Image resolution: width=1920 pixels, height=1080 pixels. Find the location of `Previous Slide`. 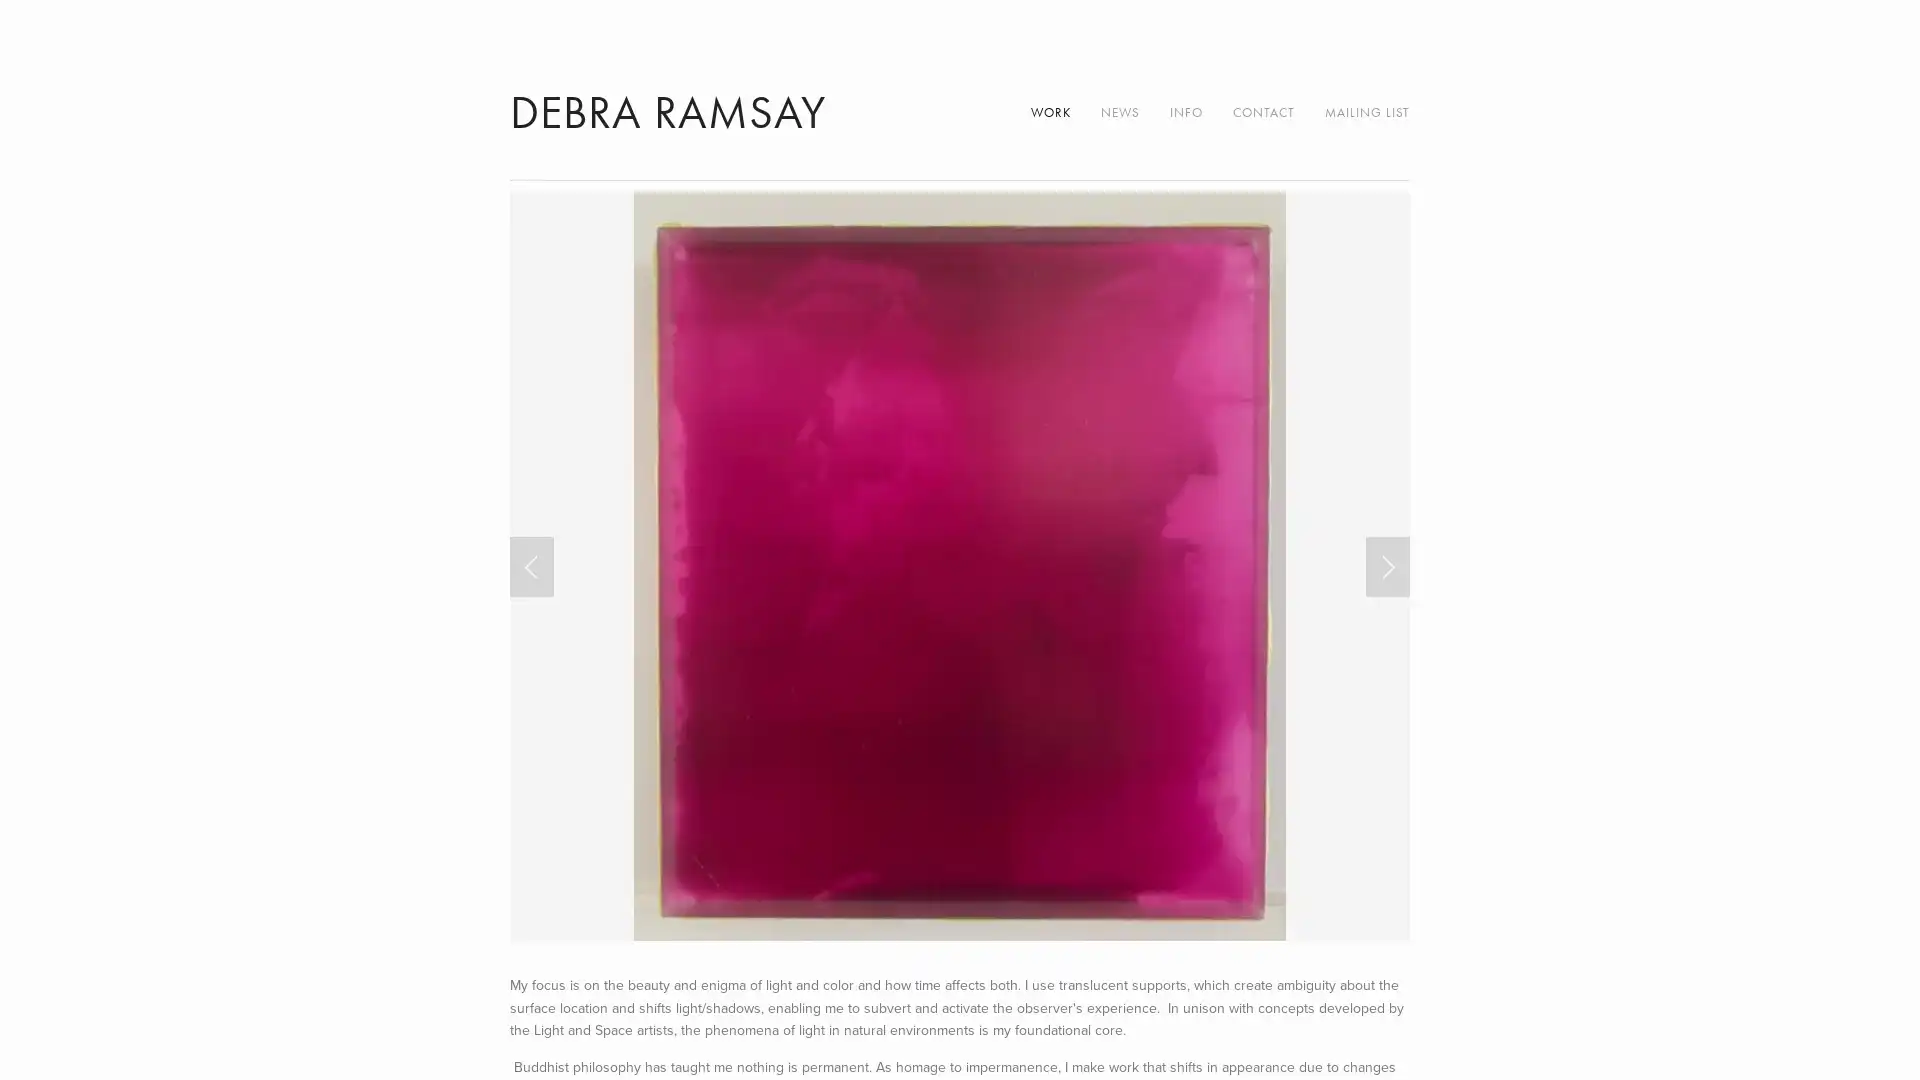

Previous Slide is located at coordinates (532, 566).